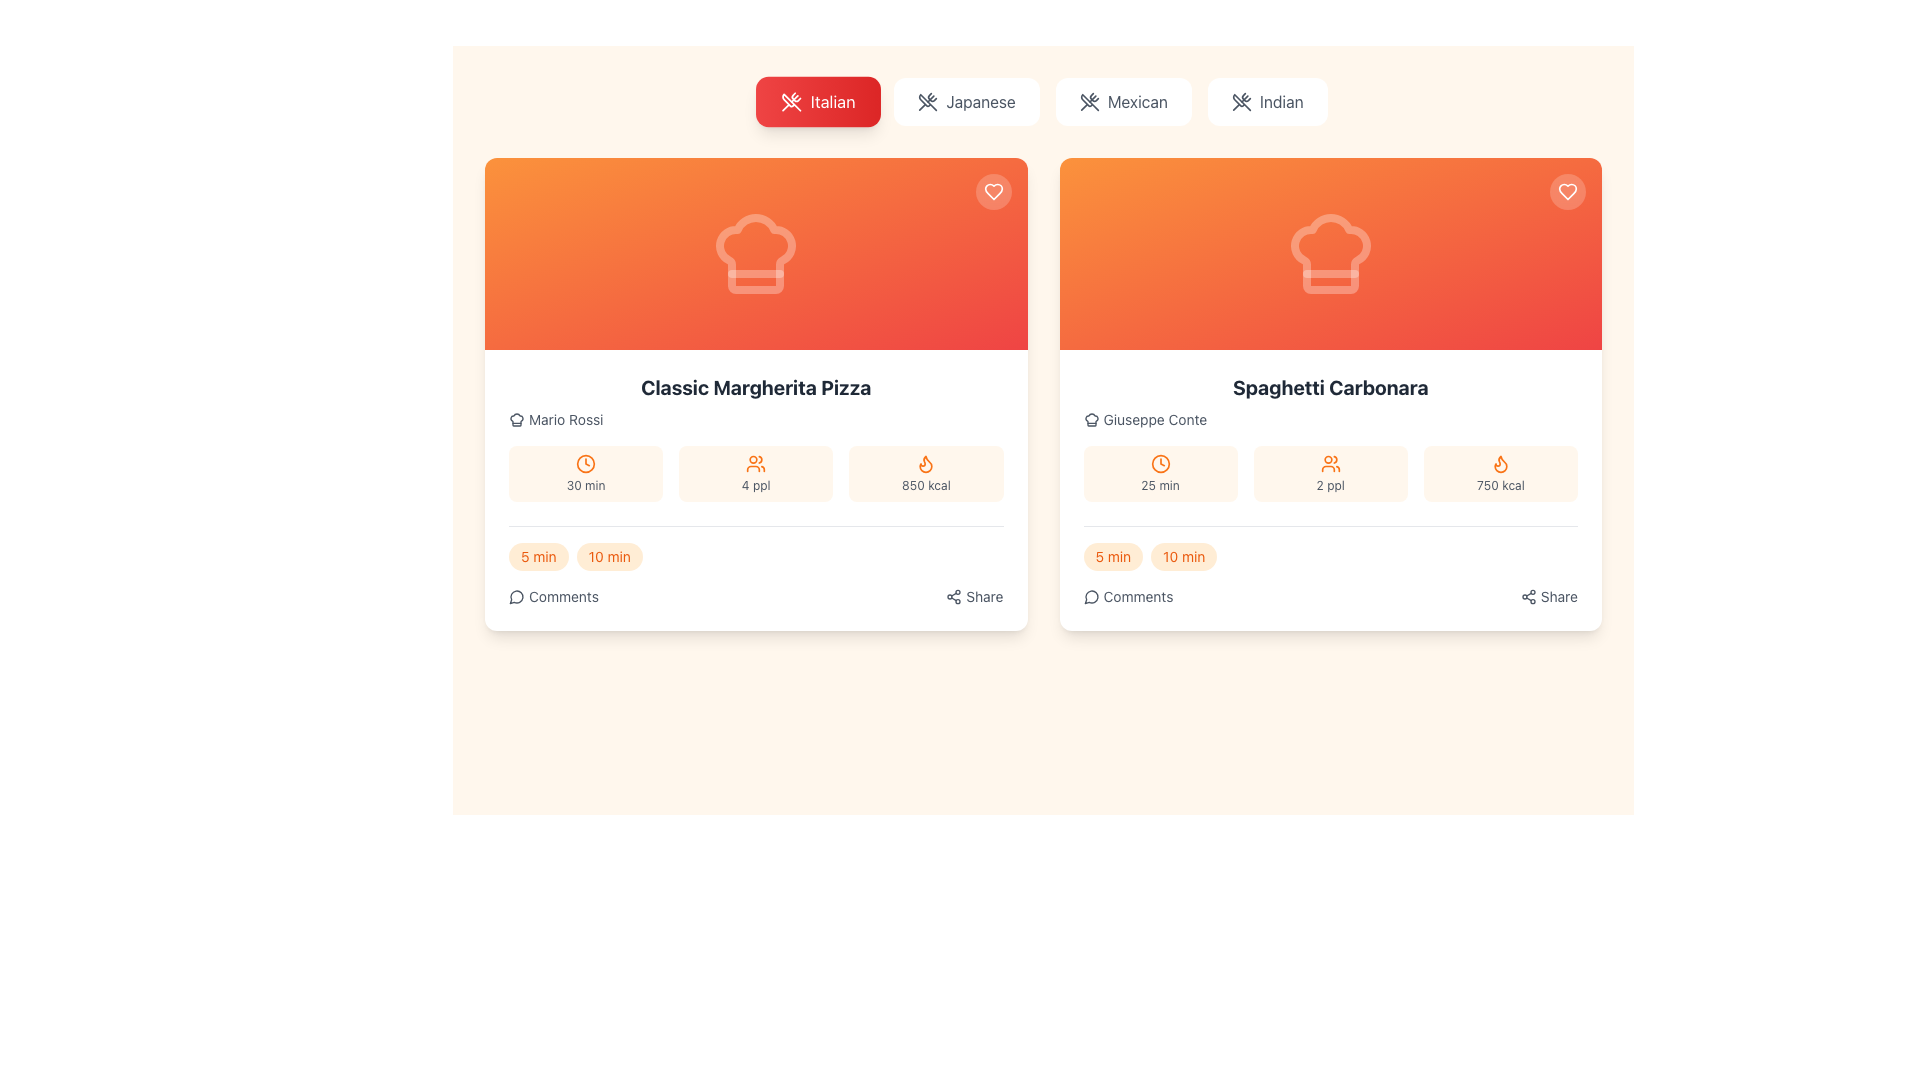 Image resolution: width=1920 pixels, height=1080 pixels. Describe the element at coordinates (925, 464) in the screenshot. I see `the calorie indicator icon located at the bottom-right section of the recipe card, below the header and next to the calorie figure` at that location.